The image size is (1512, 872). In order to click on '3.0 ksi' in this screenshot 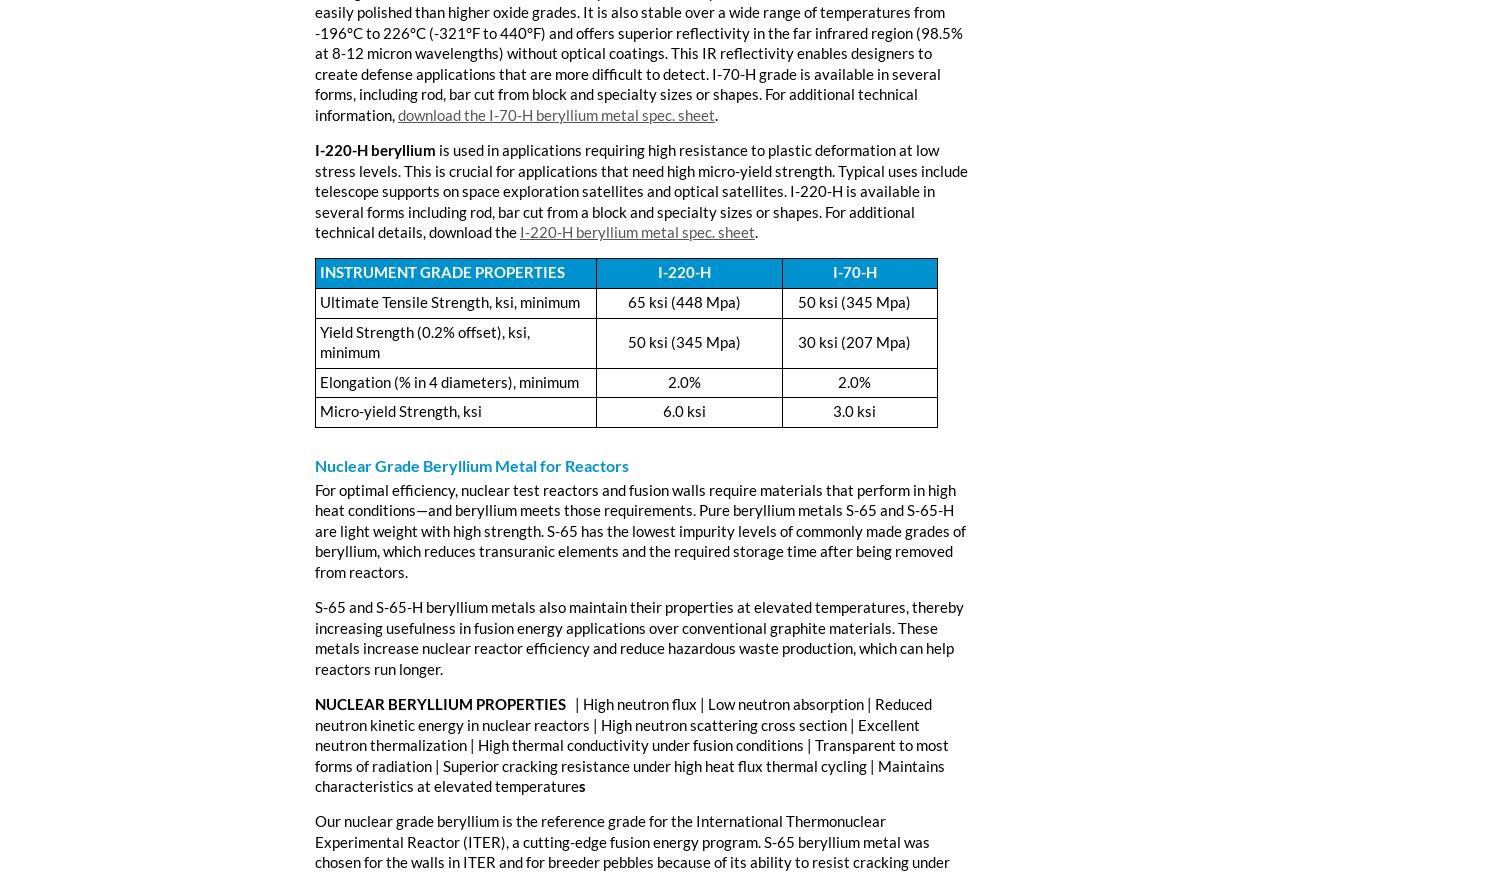, I will do `click(853, 411)`.